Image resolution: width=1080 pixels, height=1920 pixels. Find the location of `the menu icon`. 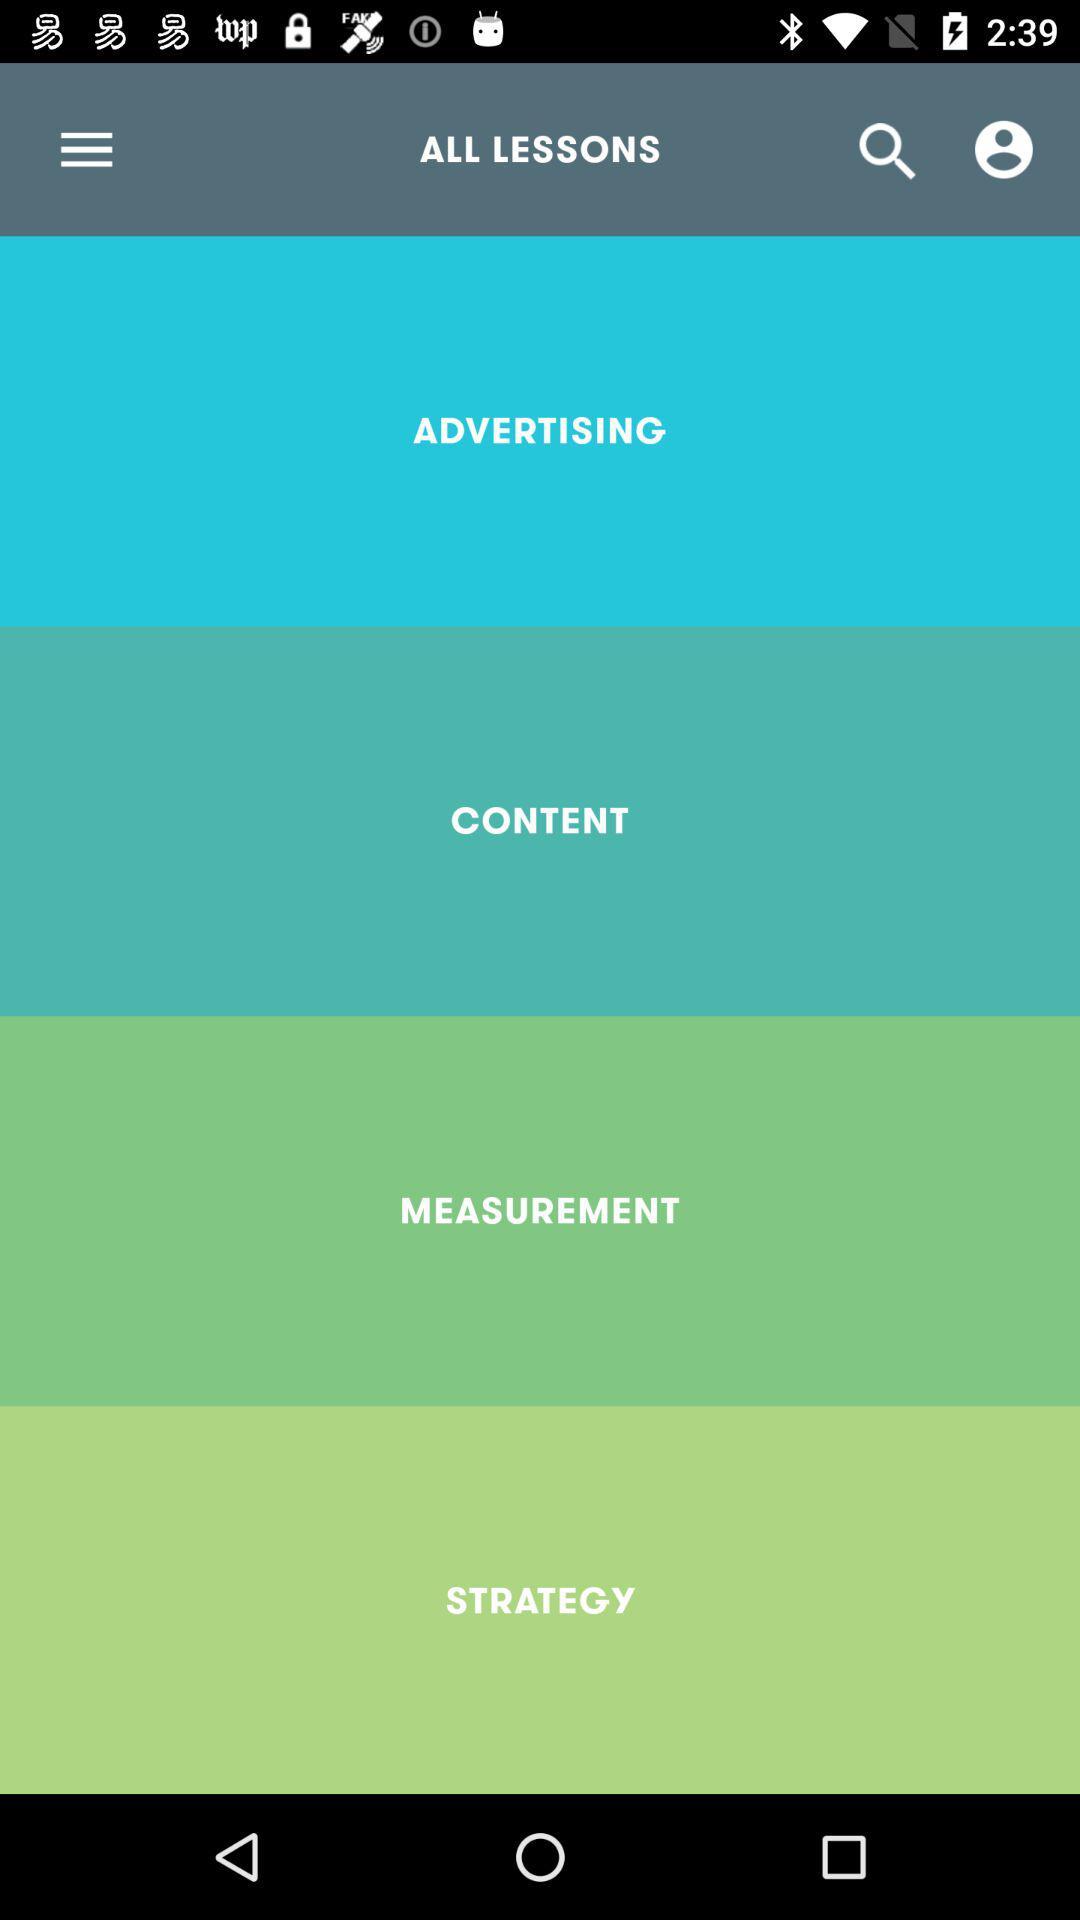

the menu icon is located at coordinates (85, 148).